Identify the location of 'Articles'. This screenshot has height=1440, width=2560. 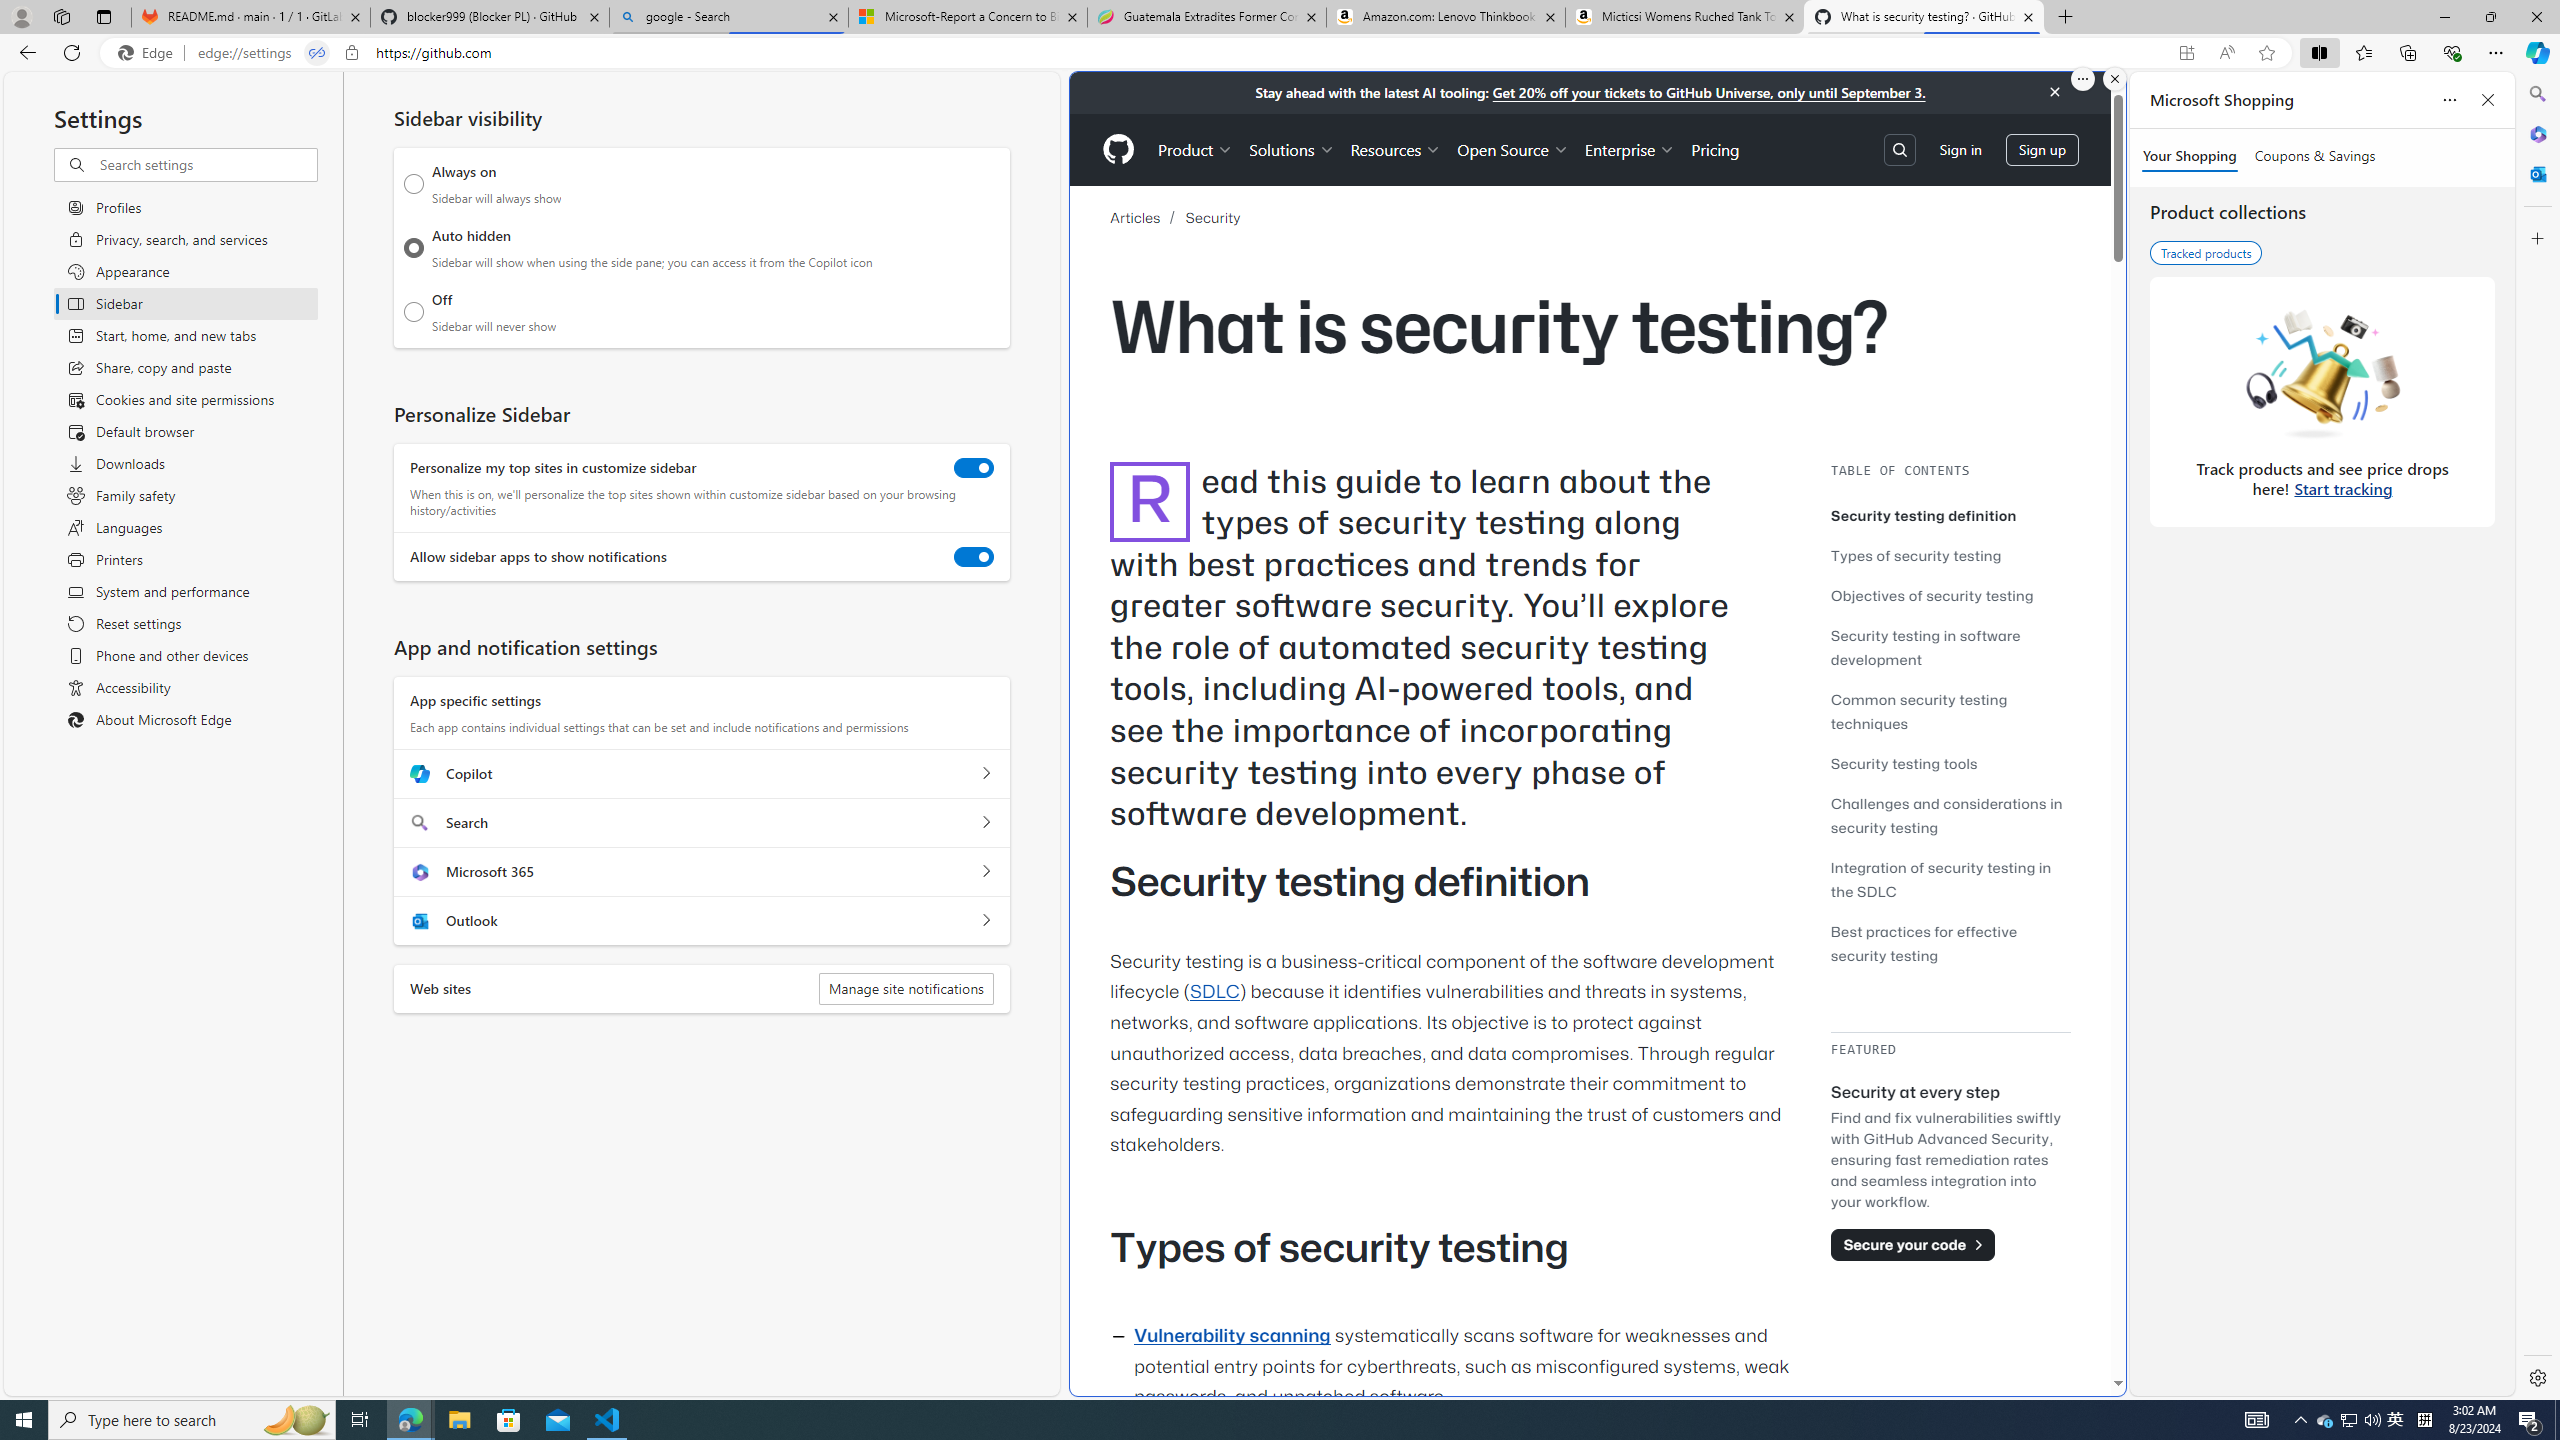
(1136, 218).